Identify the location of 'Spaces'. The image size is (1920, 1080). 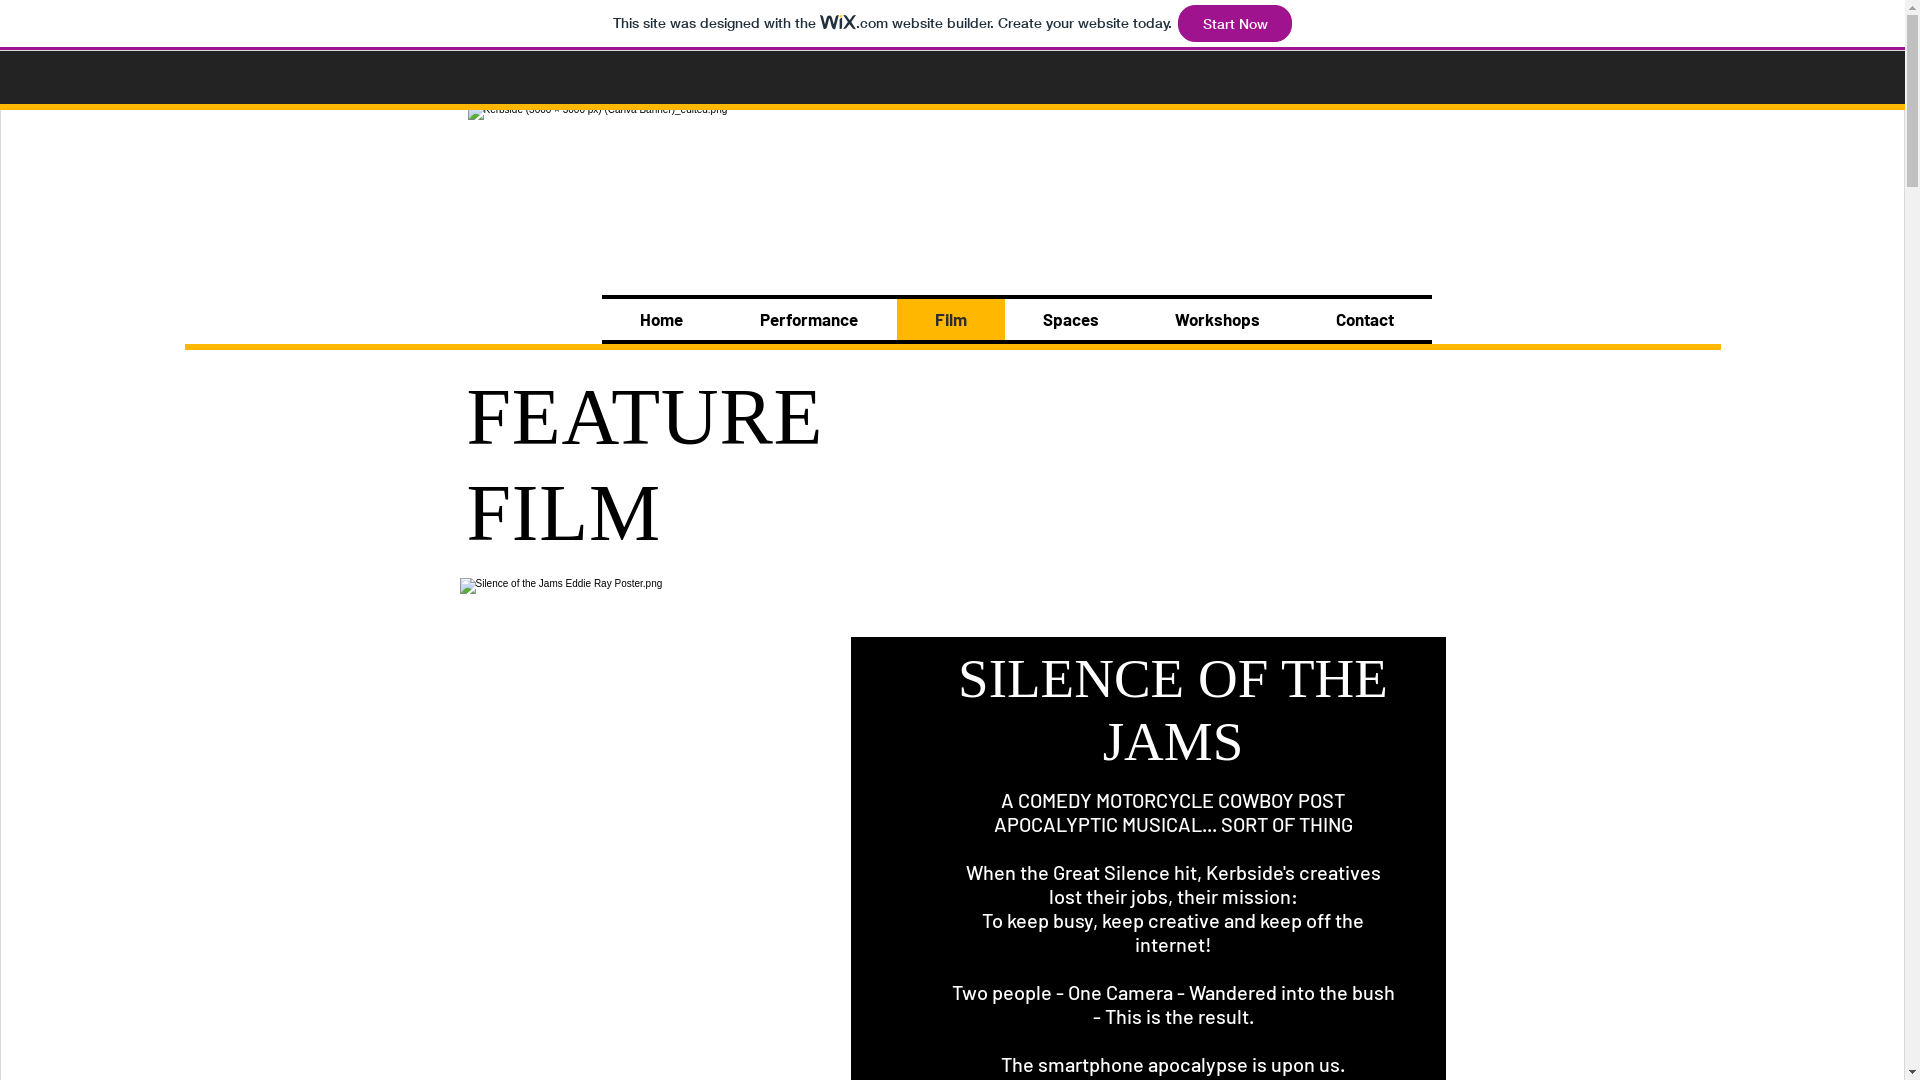
(1069, 318).